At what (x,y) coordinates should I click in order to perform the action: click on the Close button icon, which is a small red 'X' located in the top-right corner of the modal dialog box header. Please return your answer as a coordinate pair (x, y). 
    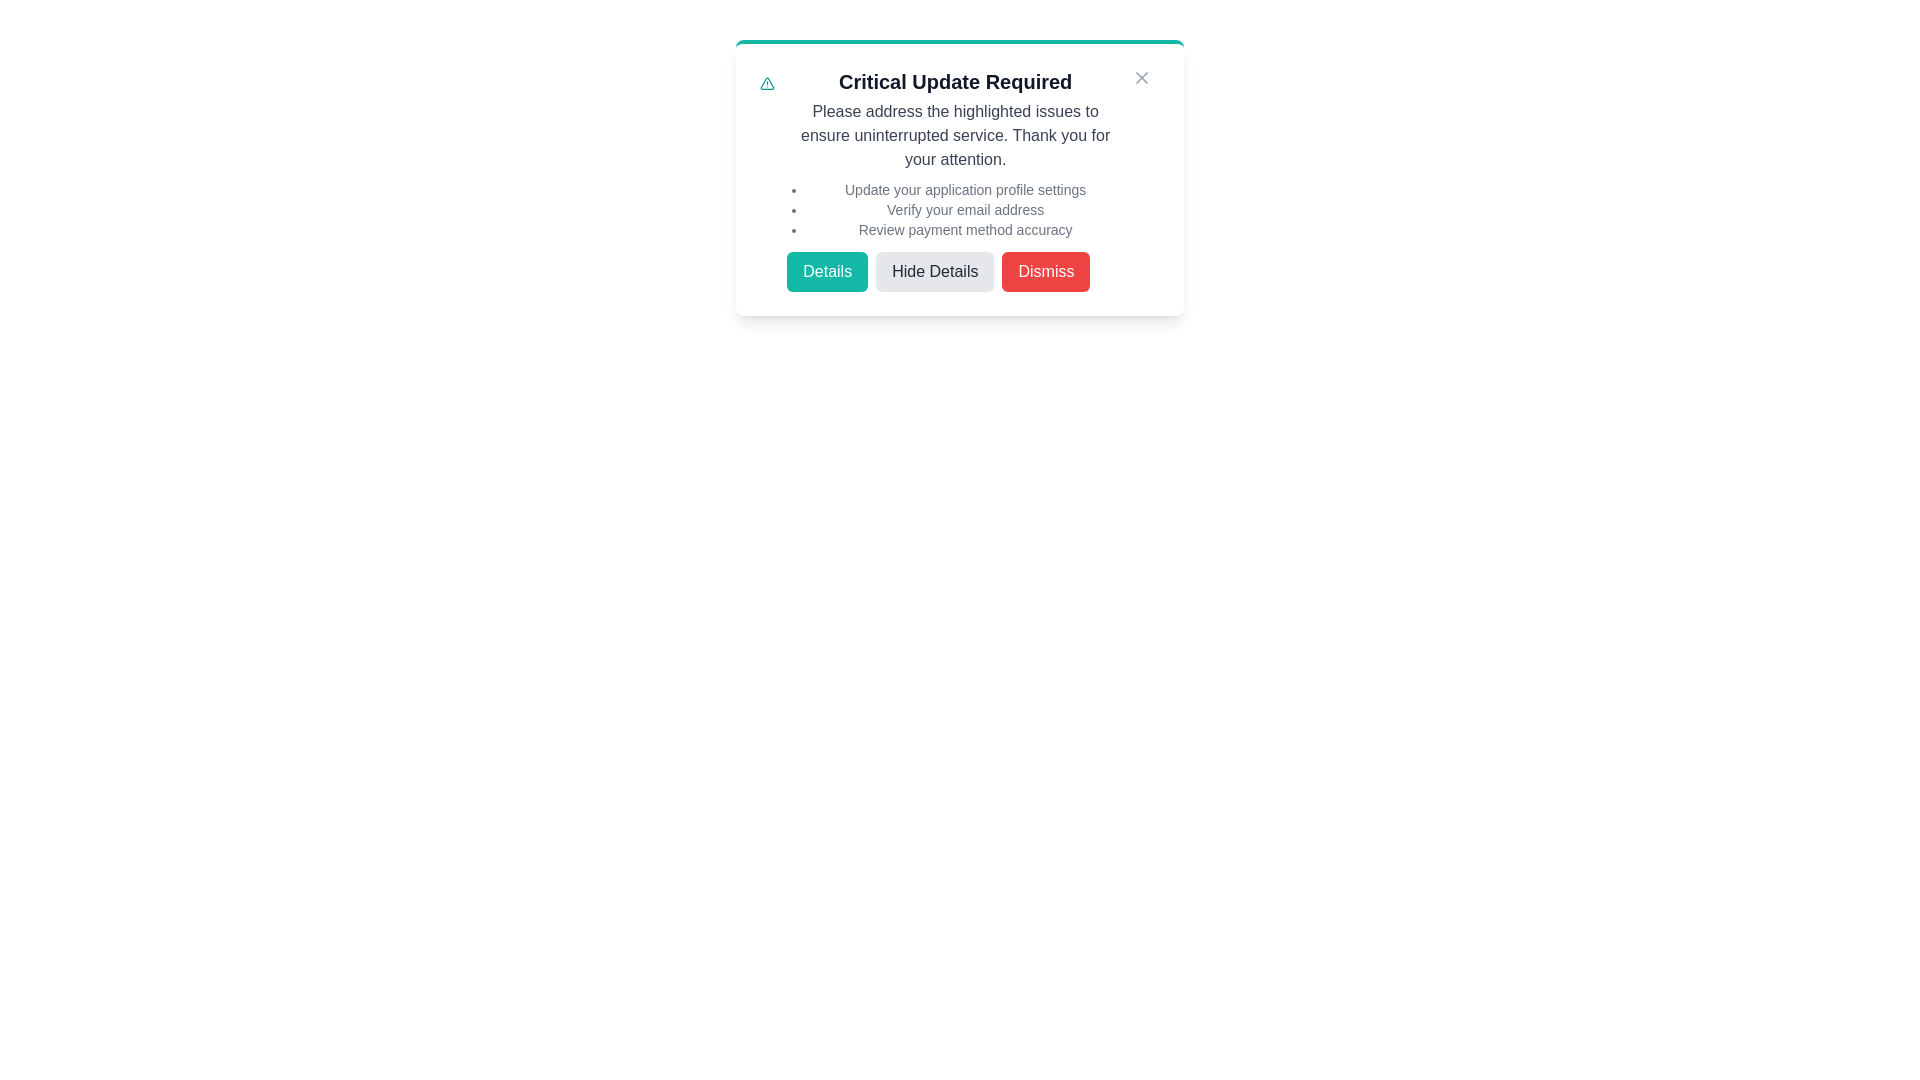
    Looking at the image, I should click on (1142, 76).